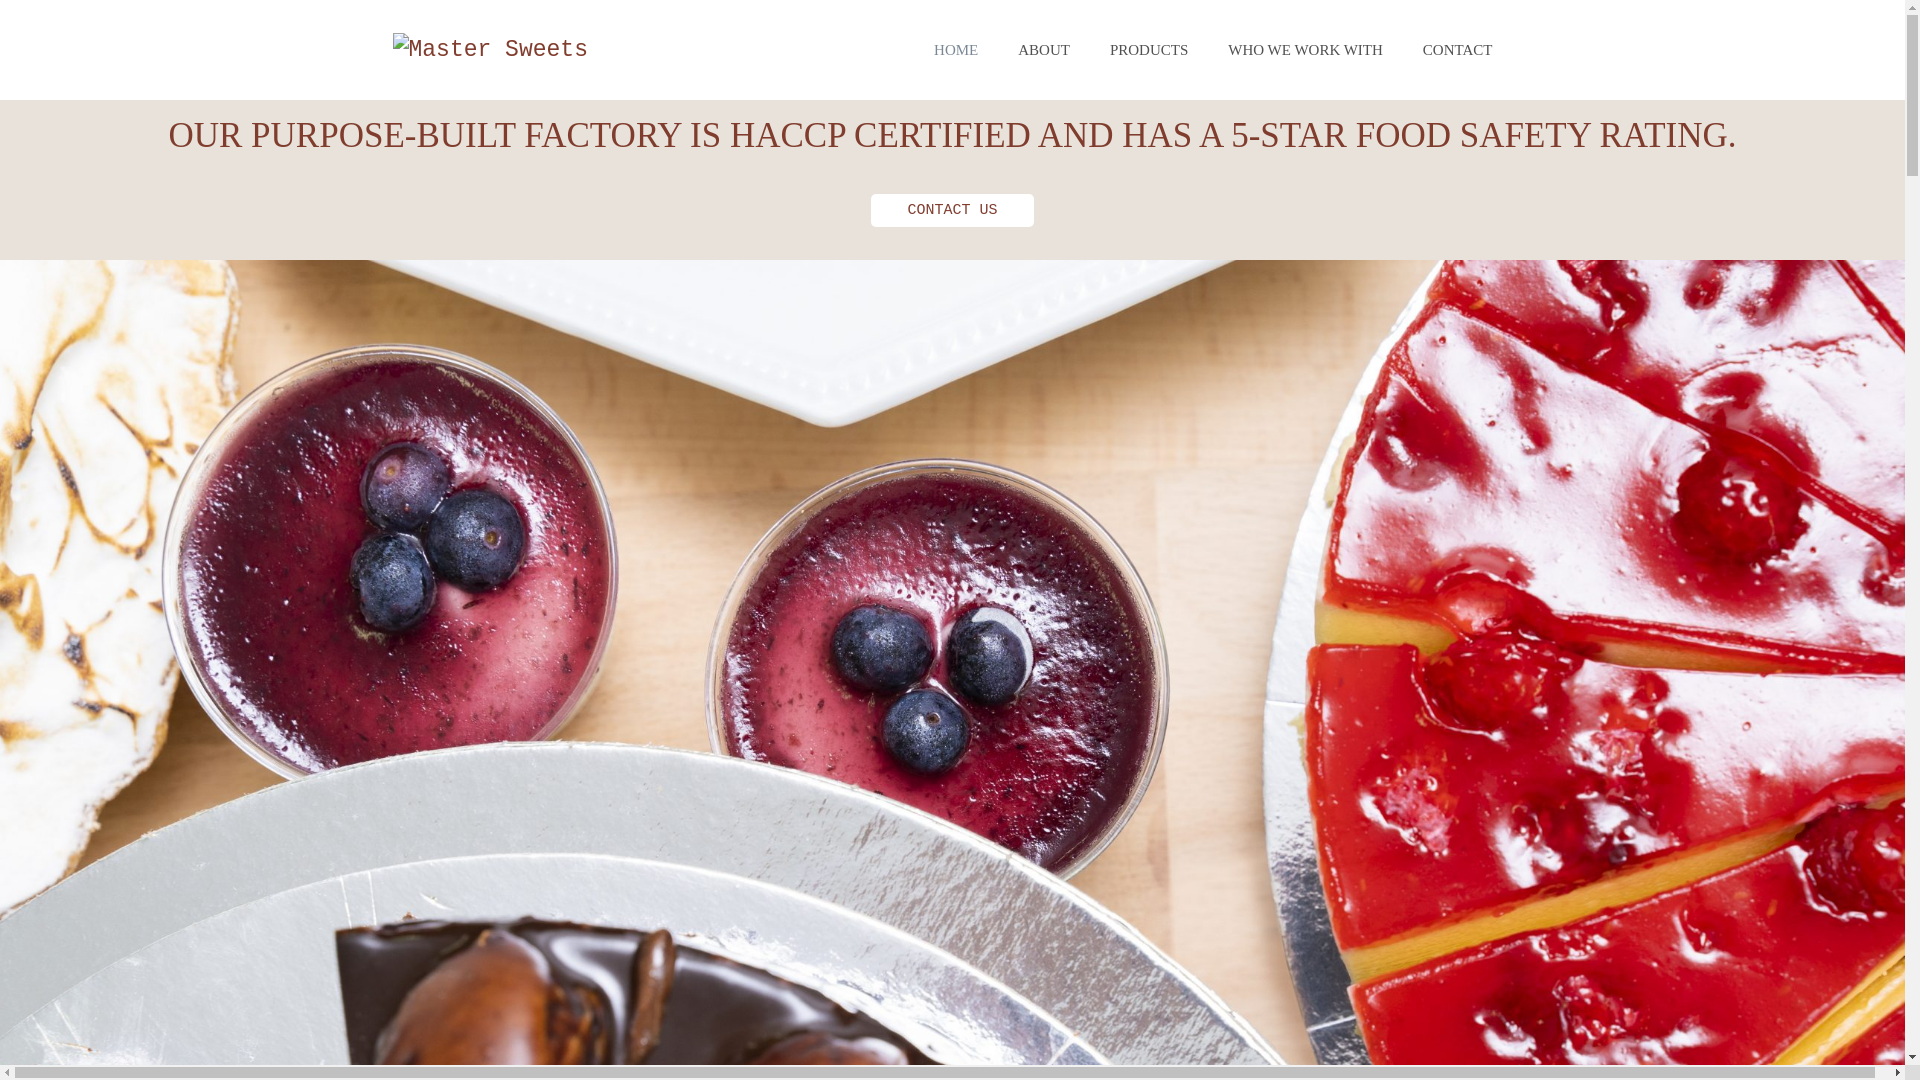 The image size is (1920, 1080). I want to click on 'HOME', so click(912, 49).